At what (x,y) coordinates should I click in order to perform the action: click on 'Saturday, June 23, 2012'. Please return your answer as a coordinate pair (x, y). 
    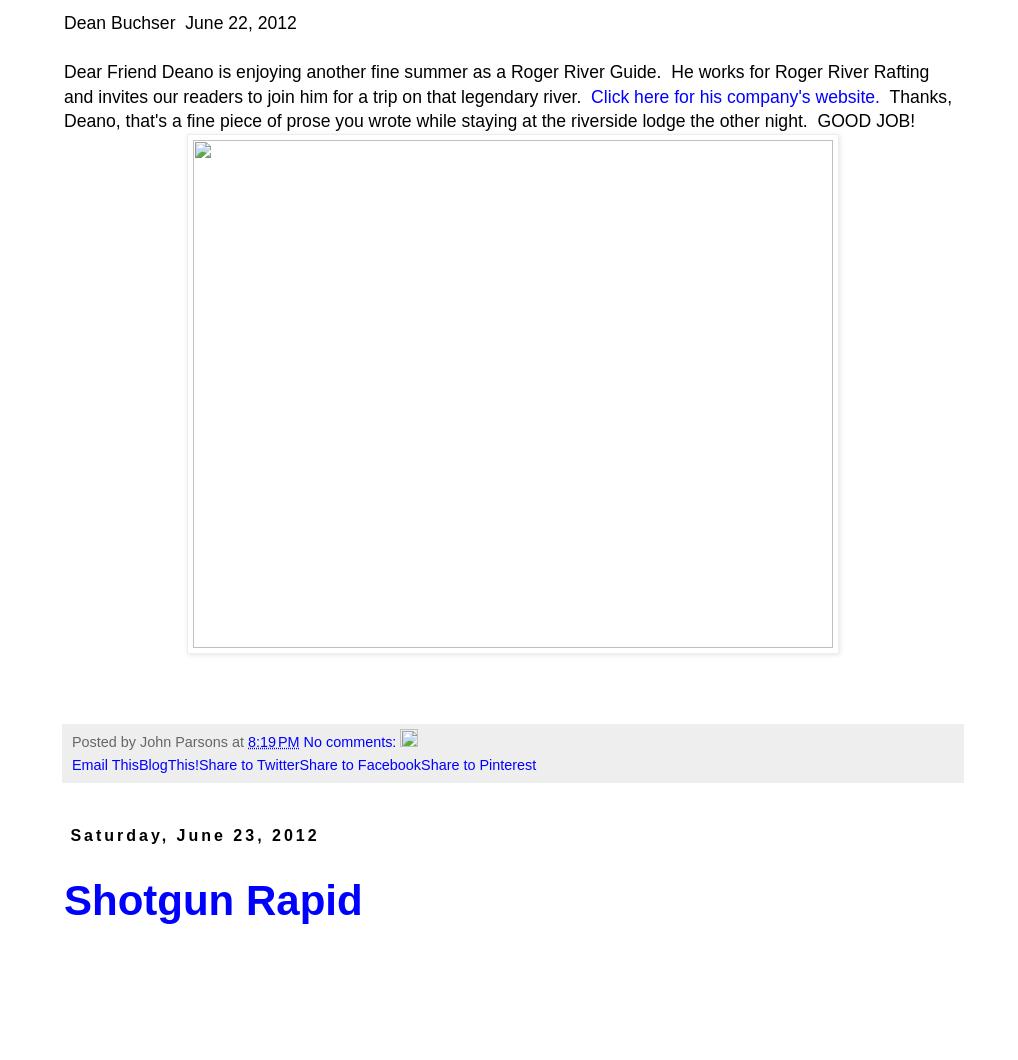
    Looking at the image, I should click on (194, 835).